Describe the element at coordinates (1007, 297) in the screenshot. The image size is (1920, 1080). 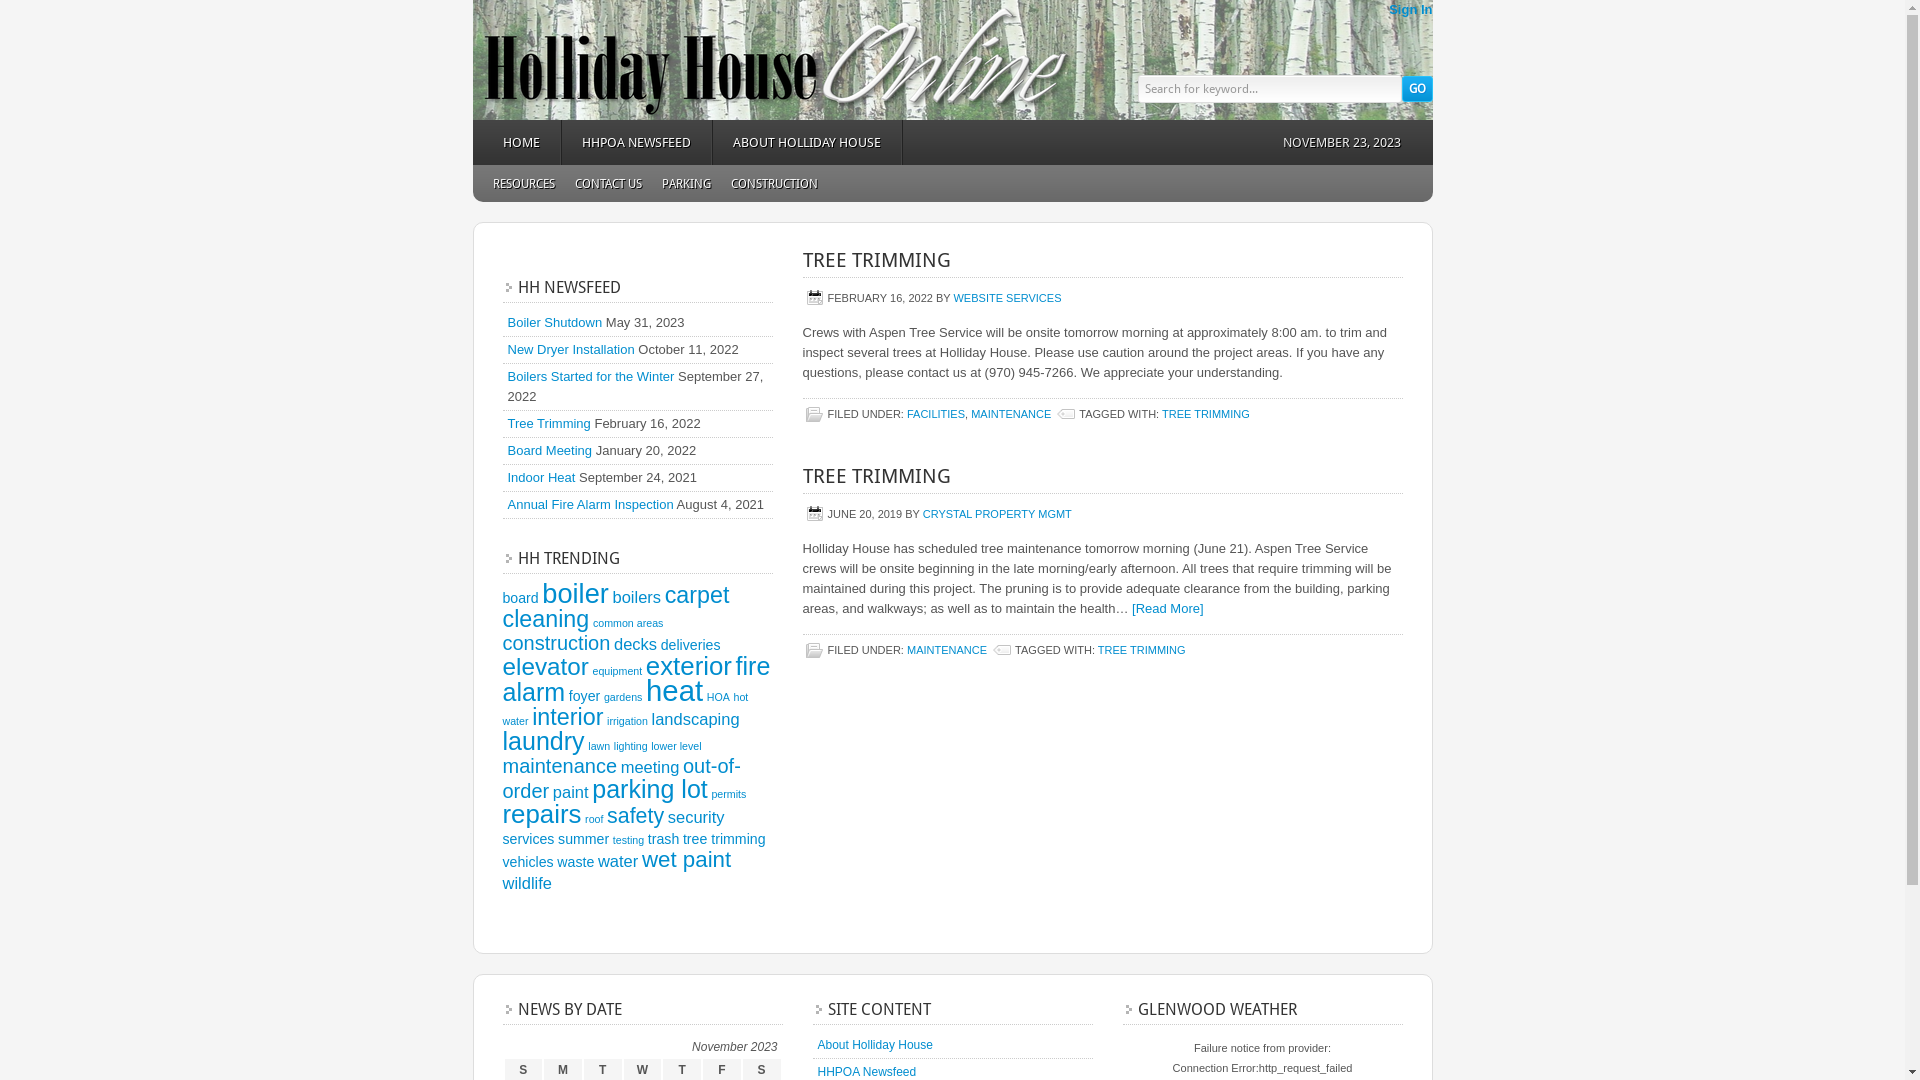
I see `'WEBSITE SERVICES'` at that location.